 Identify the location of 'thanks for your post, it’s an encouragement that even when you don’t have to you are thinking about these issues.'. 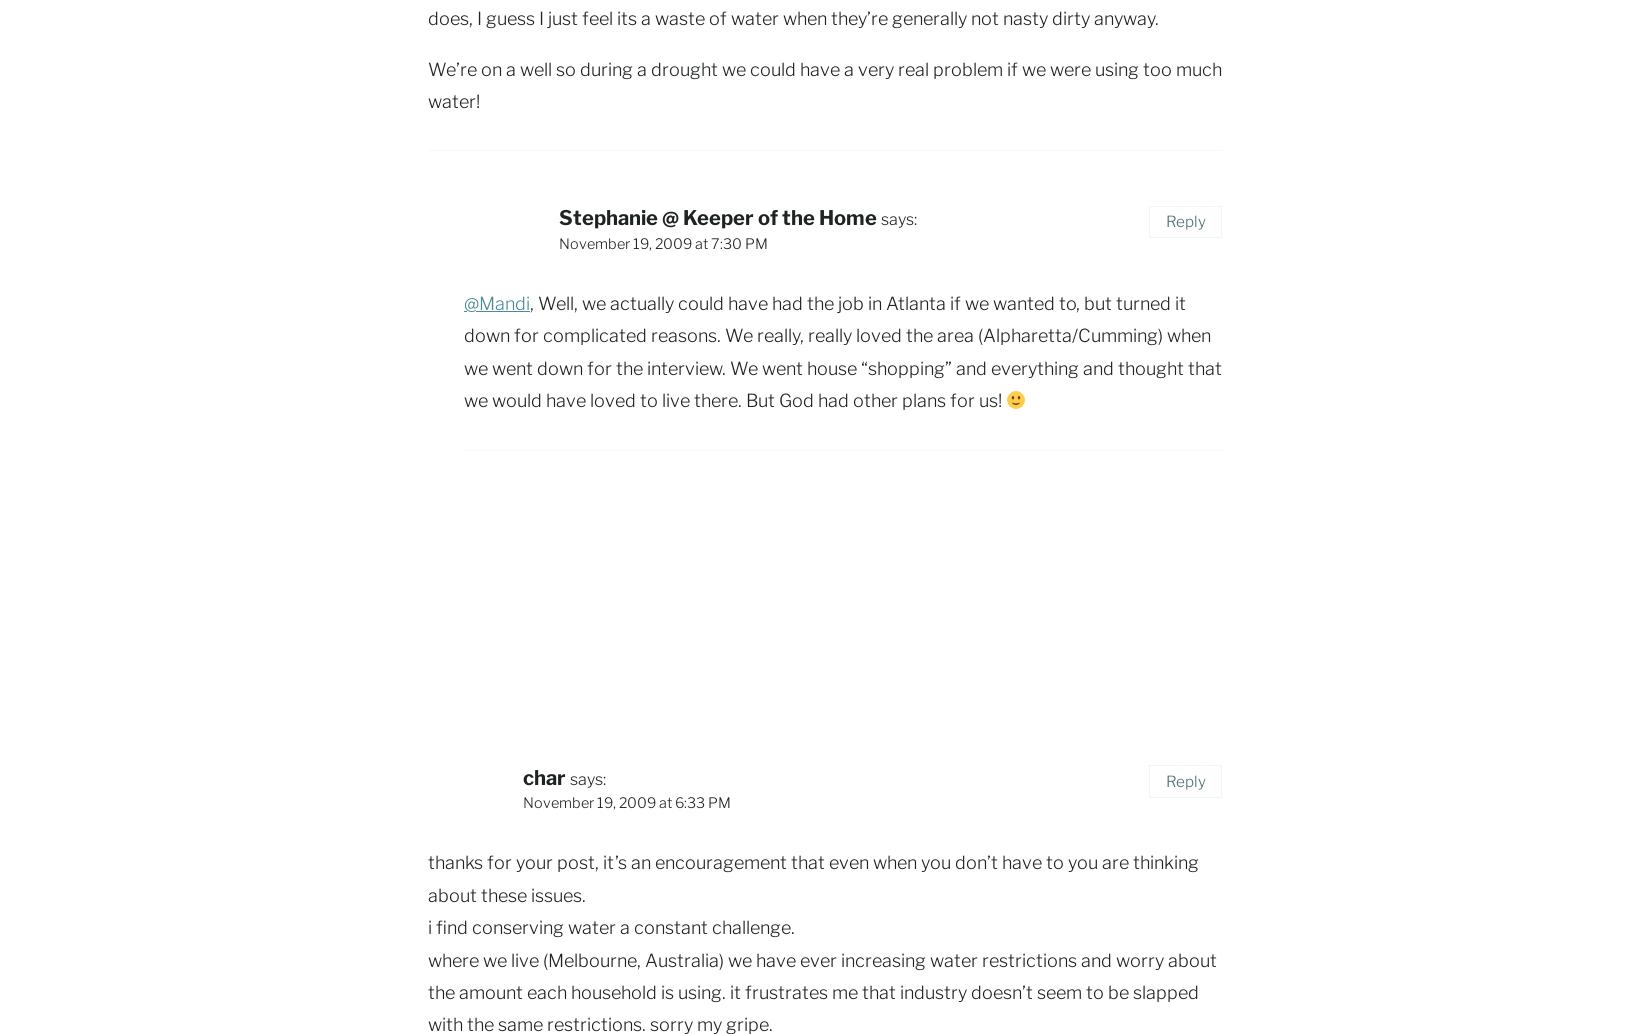
(427, 877).